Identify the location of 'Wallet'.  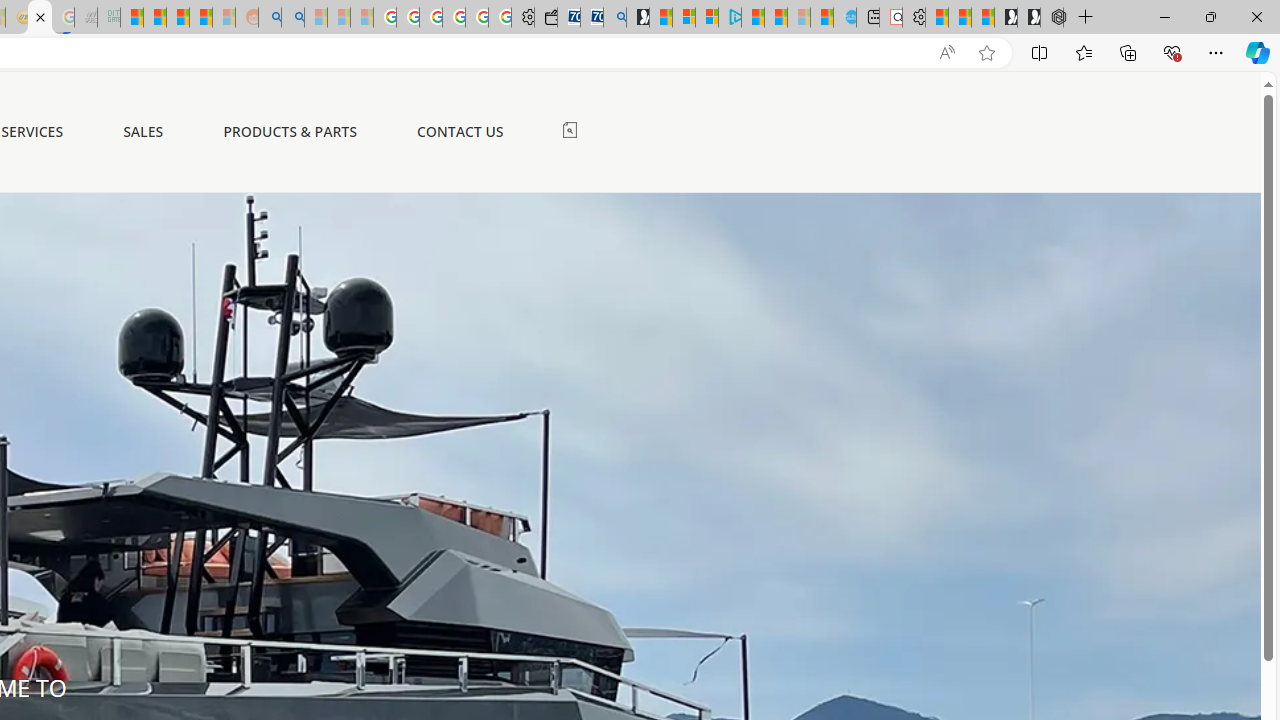
(545, 17).